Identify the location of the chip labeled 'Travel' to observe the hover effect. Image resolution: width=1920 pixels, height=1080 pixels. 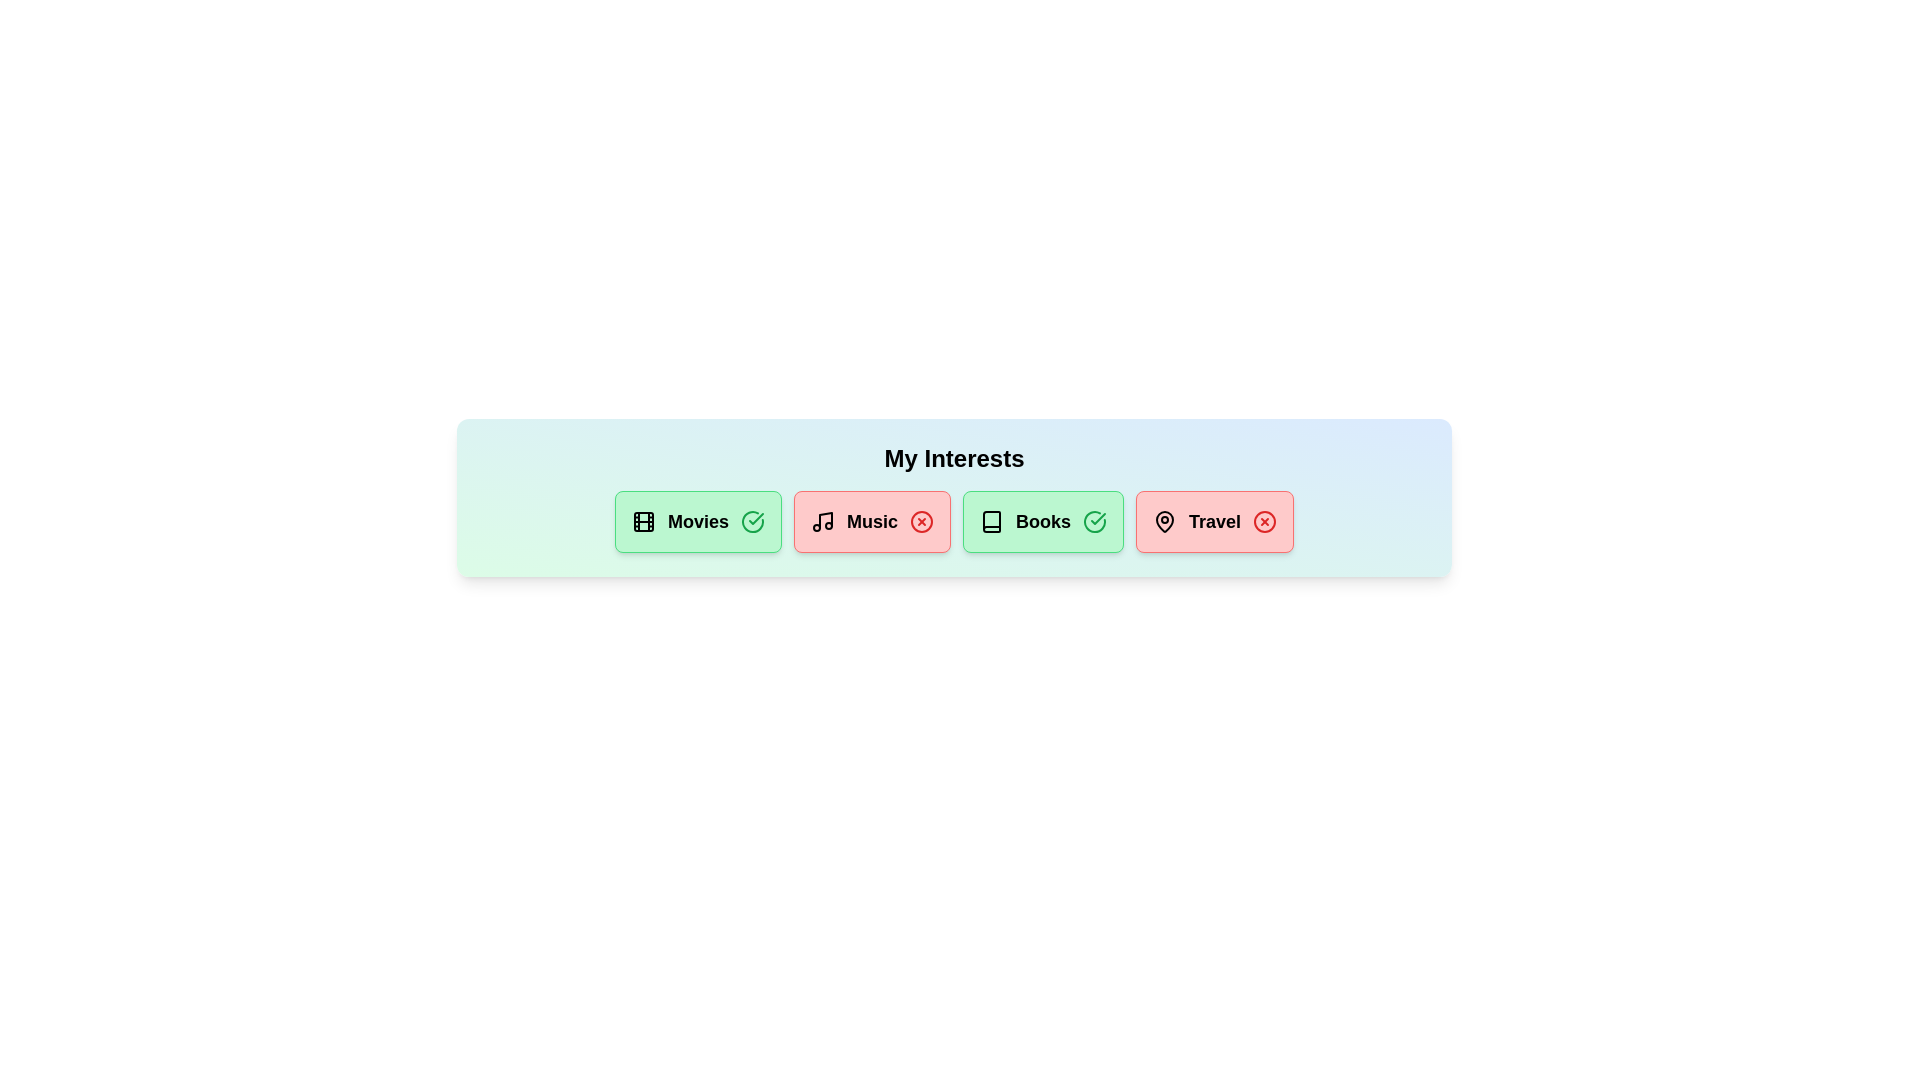
(1213, 520).